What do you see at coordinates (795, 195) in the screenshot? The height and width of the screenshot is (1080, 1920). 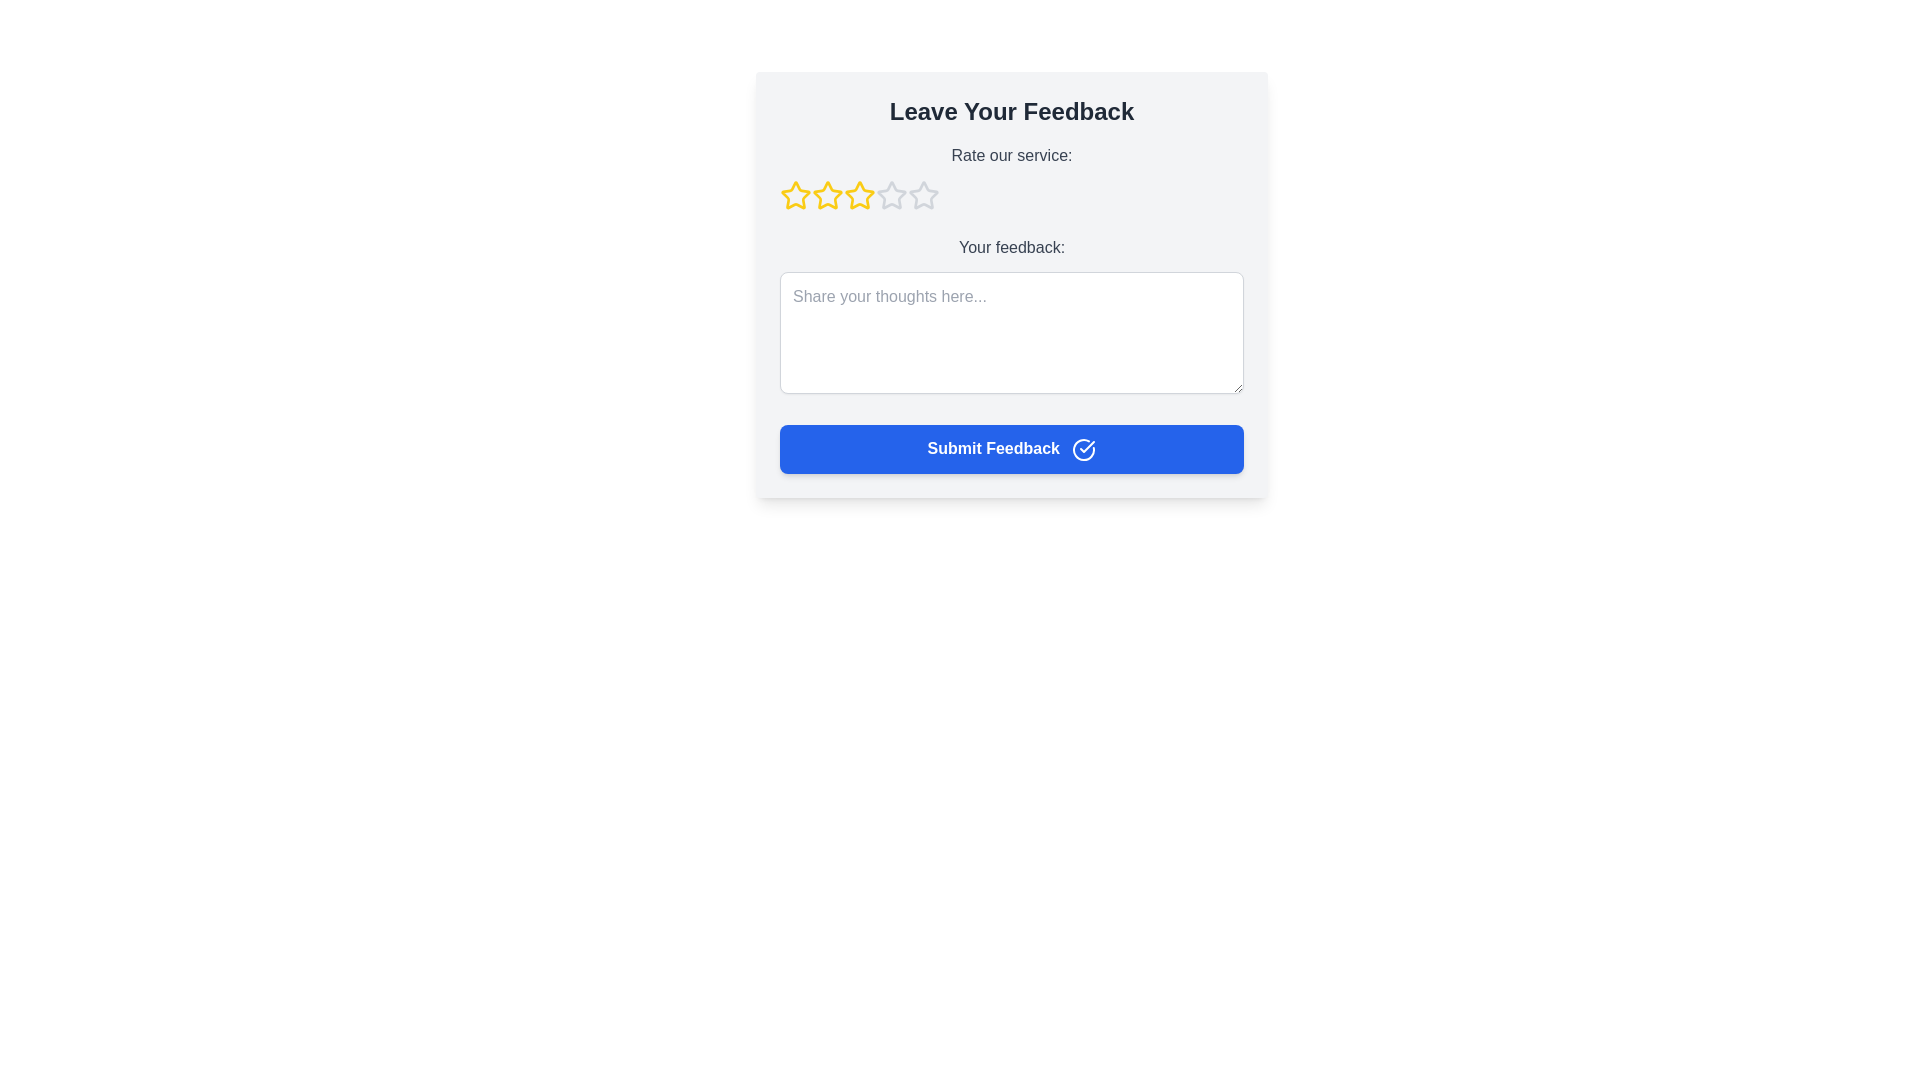 I see `the first star-shaped button with a yellow outline and white fill under the 'Rate our service' heading` at bounding box center [795, 195].